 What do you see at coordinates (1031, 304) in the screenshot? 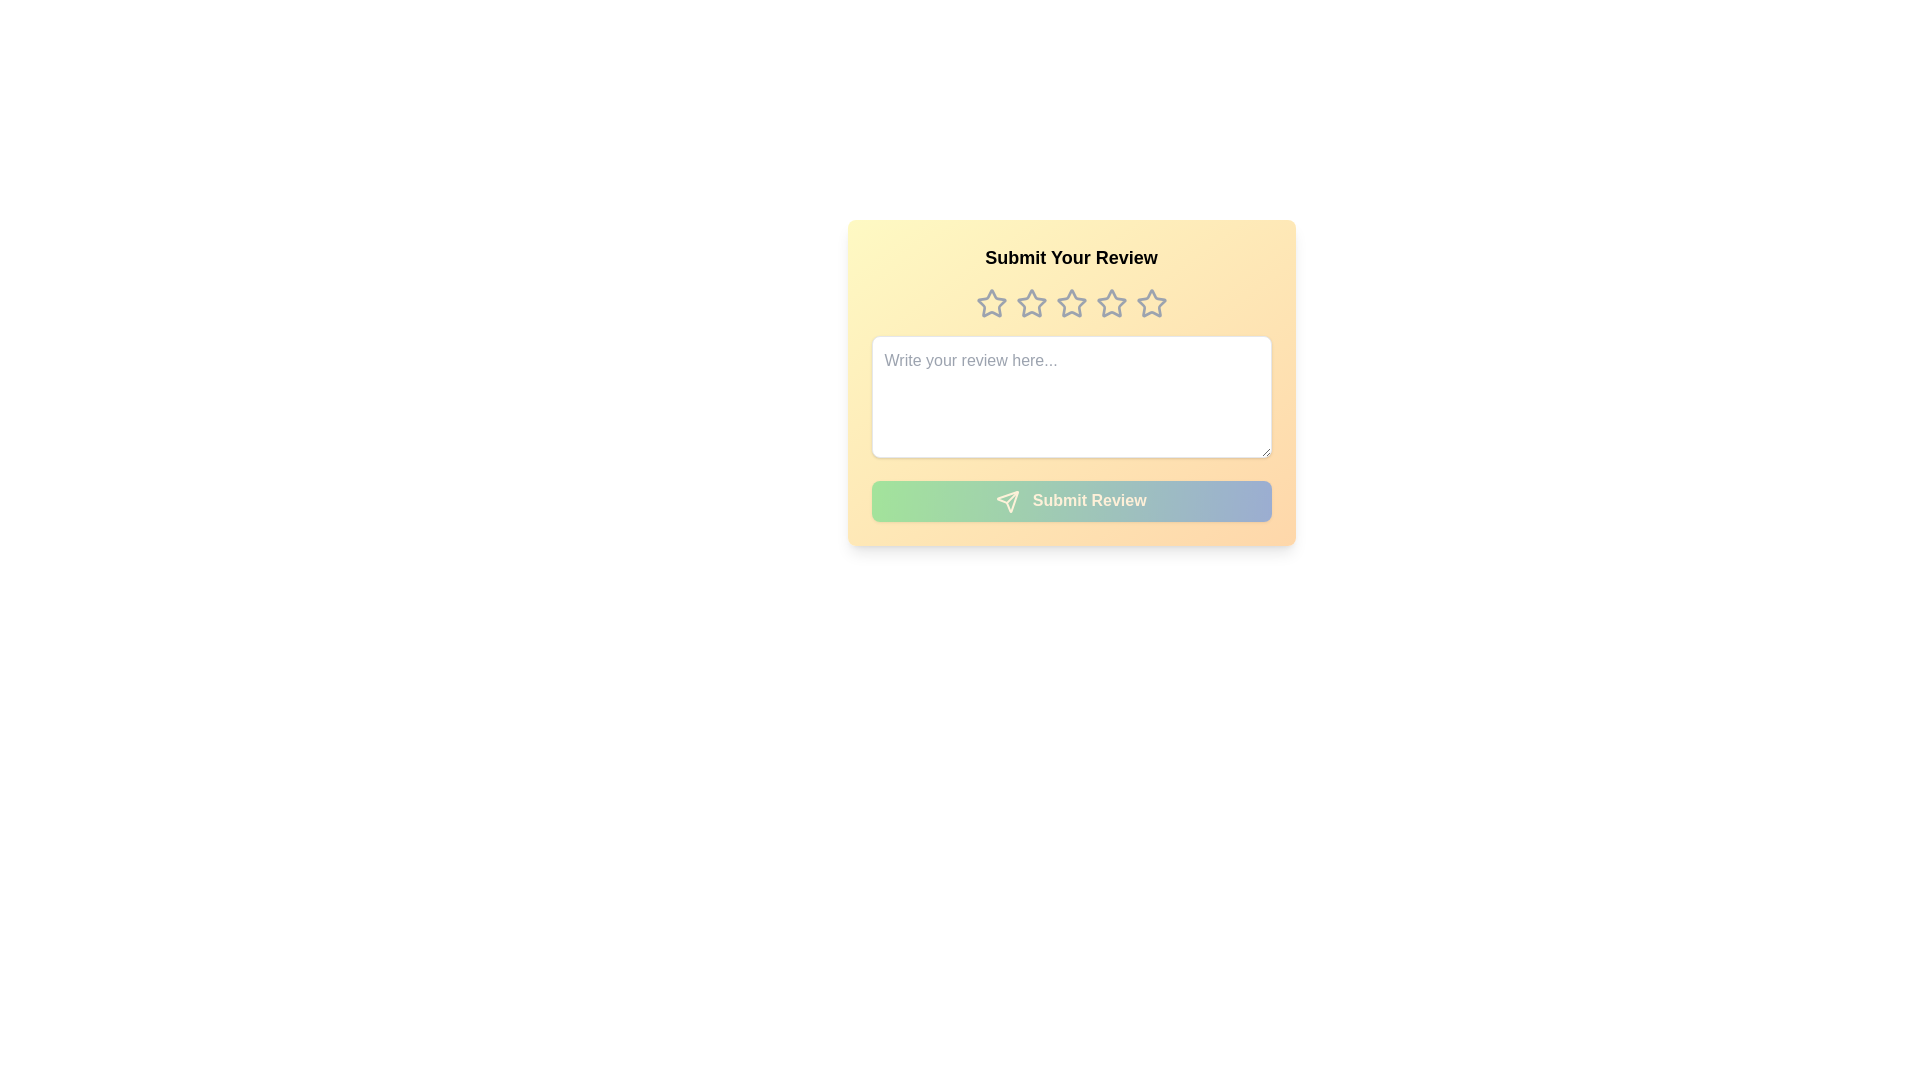
I see `the third star icon in the five-star rating system` at bounding box center [1031, 304].